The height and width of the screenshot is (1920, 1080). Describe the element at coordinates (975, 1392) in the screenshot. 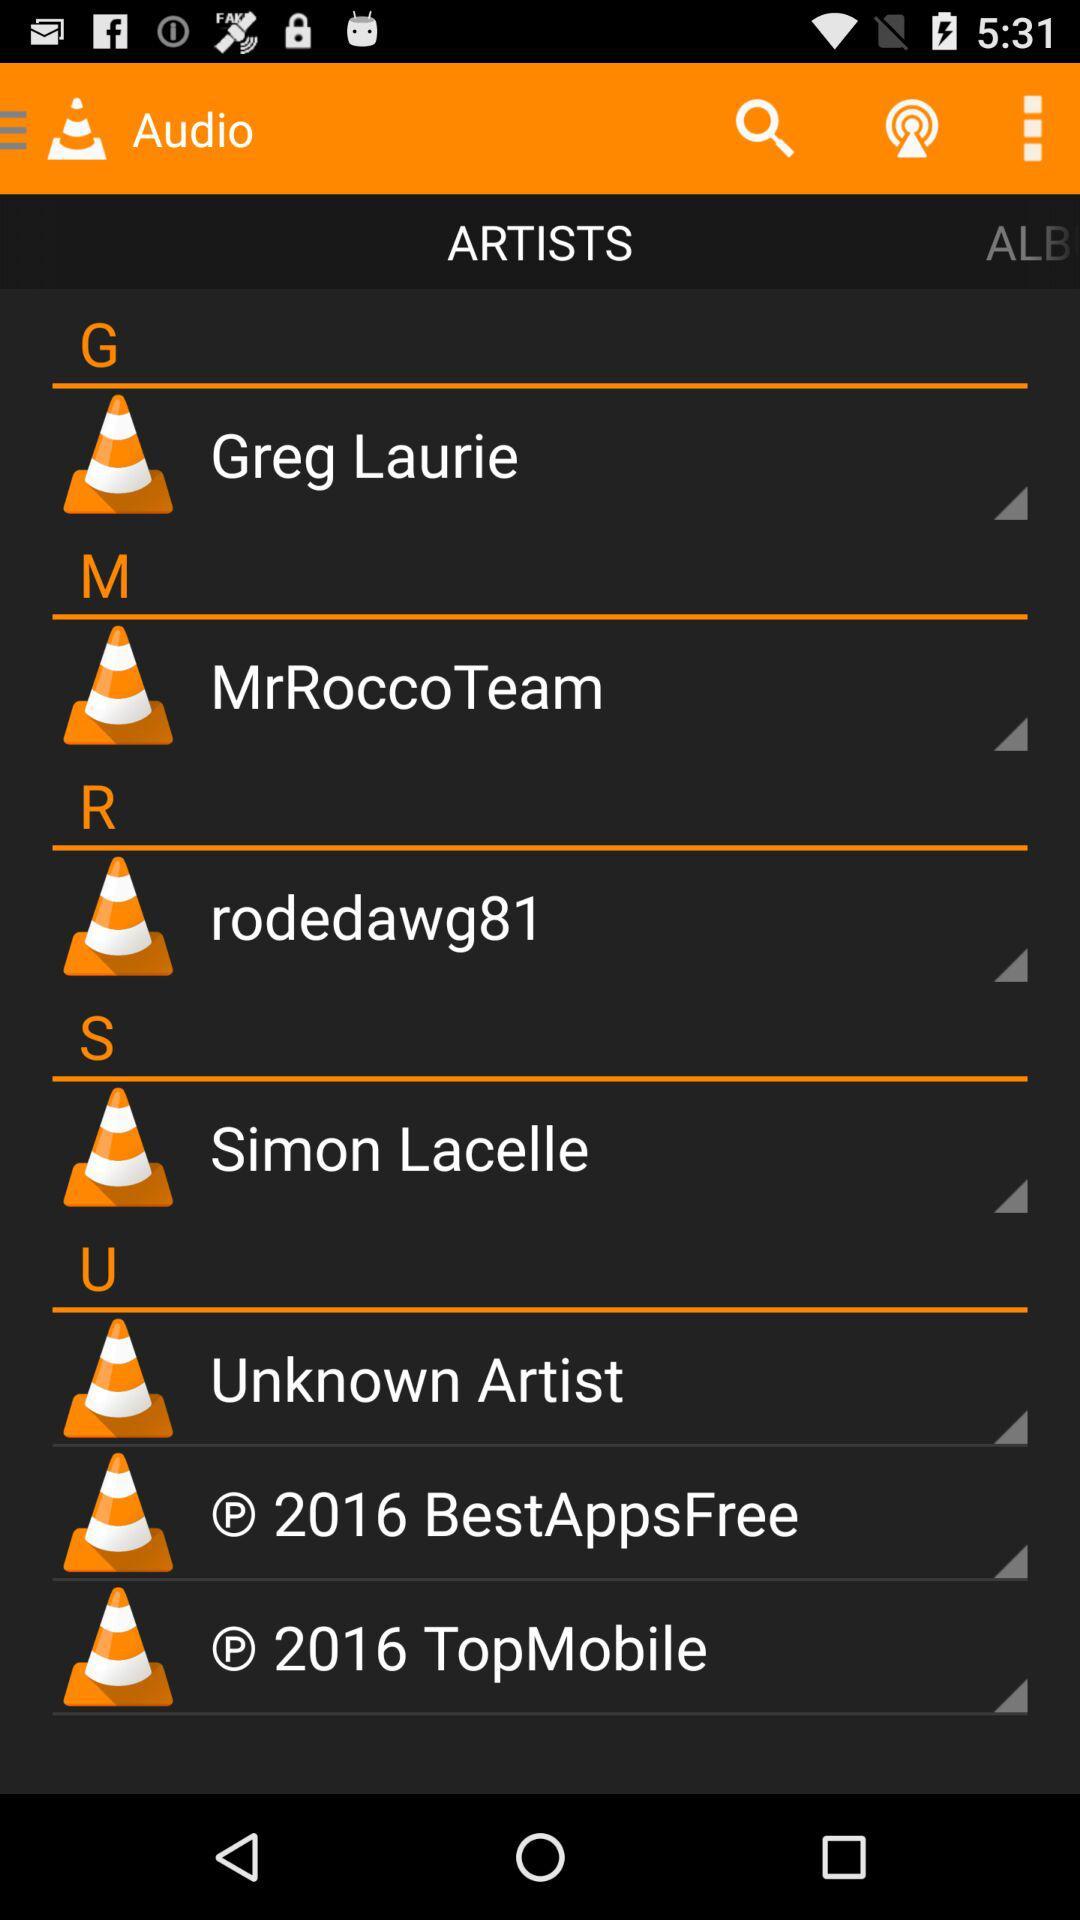

I see `see drop down menu` at that location.